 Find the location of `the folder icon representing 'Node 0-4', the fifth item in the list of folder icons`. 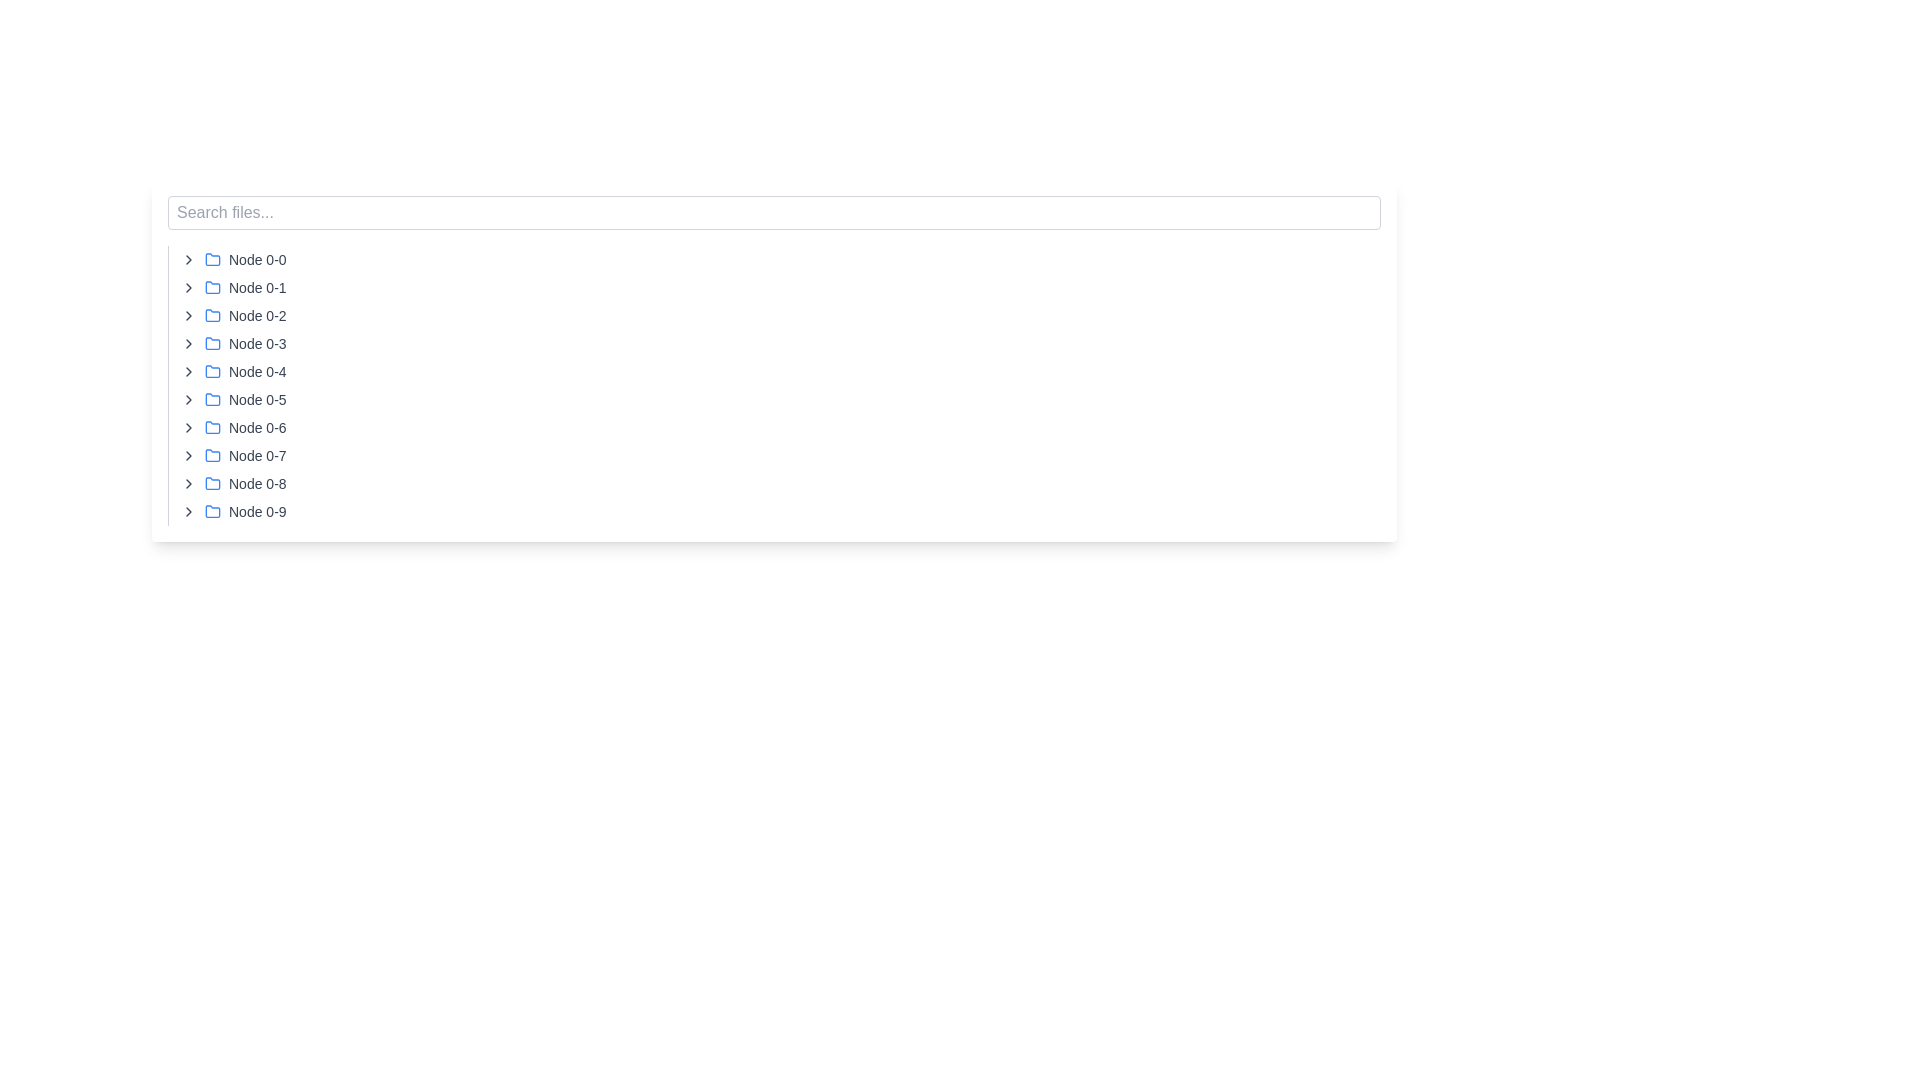

the folder icon representing 'Node 0-4', the fifth item in the list of folder icons is located at coordinates (212, 370).